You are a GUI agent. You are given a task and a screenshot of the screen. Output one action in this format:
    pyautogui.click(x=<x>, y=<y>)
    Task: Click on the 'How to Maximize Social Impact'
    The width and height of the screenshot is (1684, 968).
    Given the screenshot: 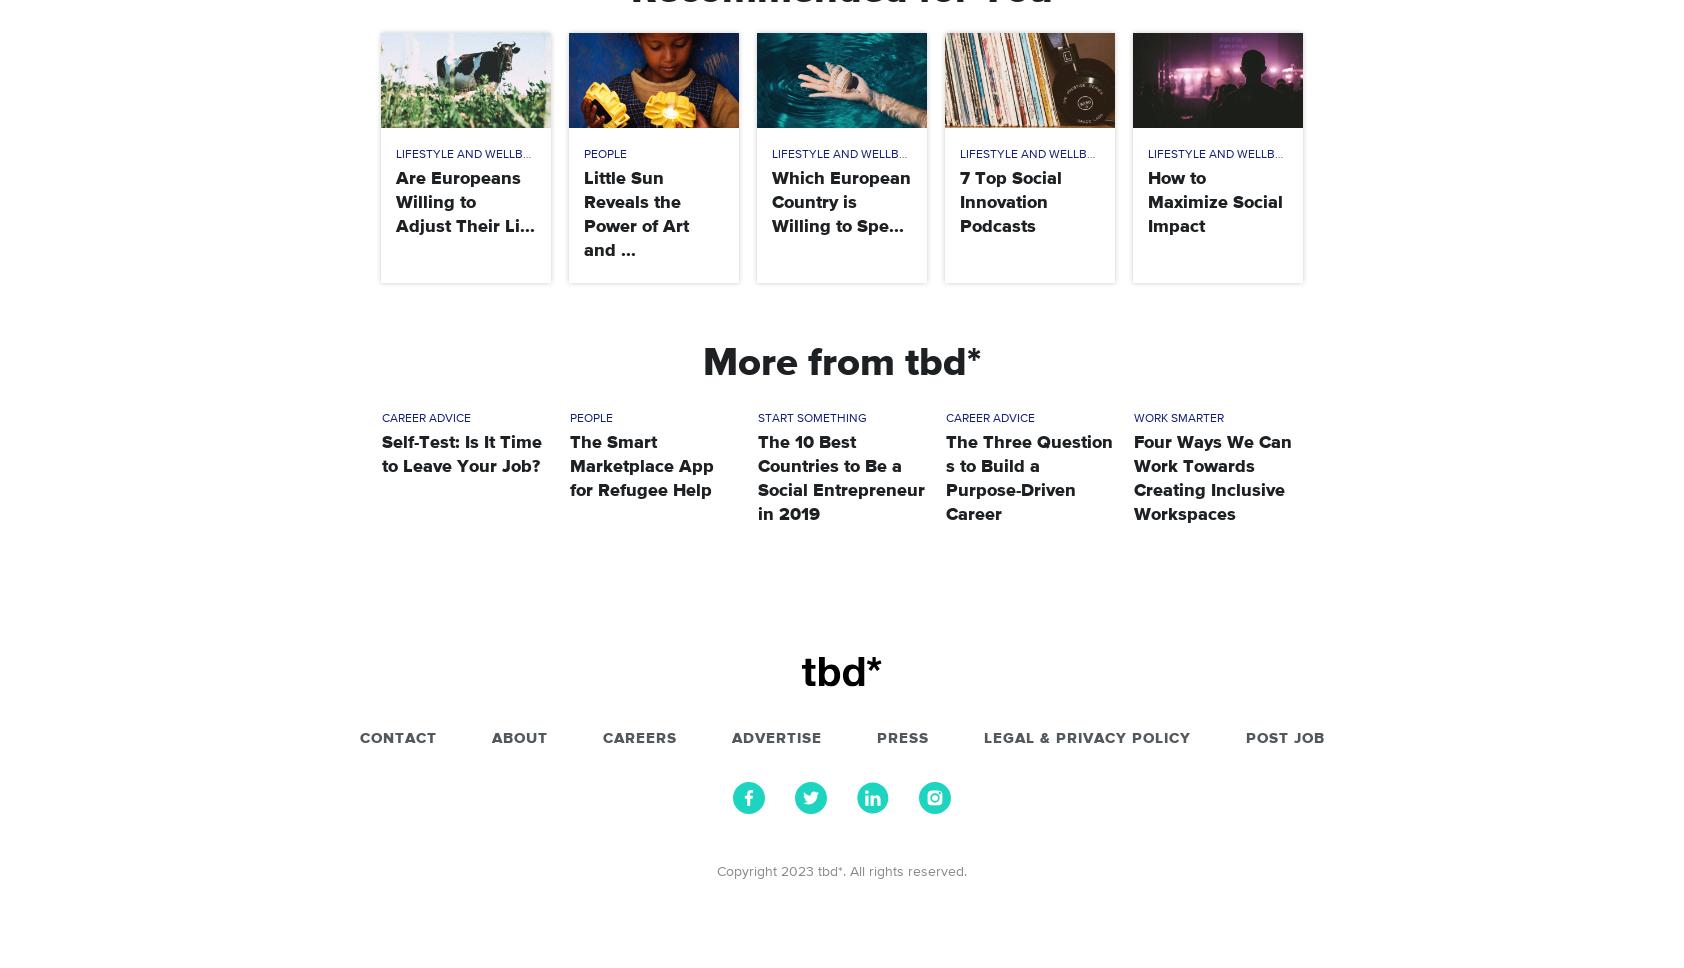 What is the action you would take?
    pyautogui.click(x=1215, y=202)
    